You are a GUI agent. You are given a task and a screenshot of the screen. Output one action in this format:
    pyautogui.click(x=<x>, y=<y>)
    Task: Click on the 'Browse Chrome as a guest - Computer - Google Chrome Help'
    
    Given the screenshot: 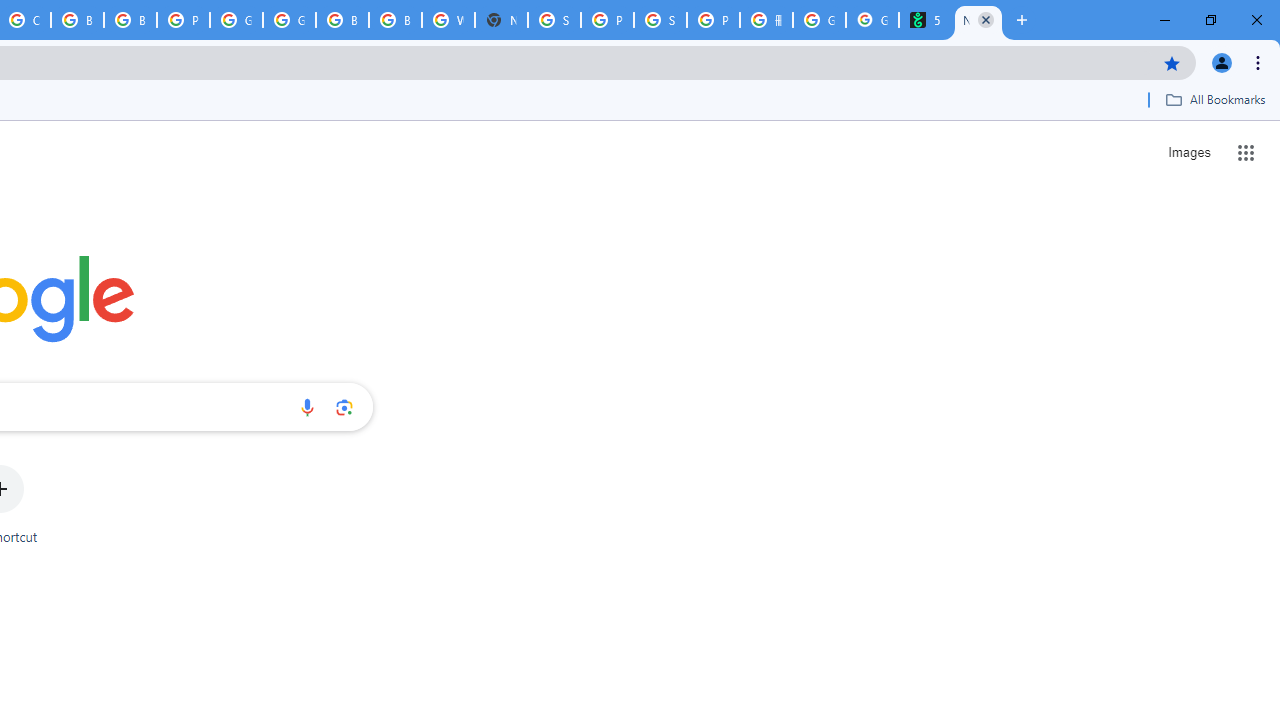 What is the action you would take?
    pyautogui.click(x=77, y=20)
    